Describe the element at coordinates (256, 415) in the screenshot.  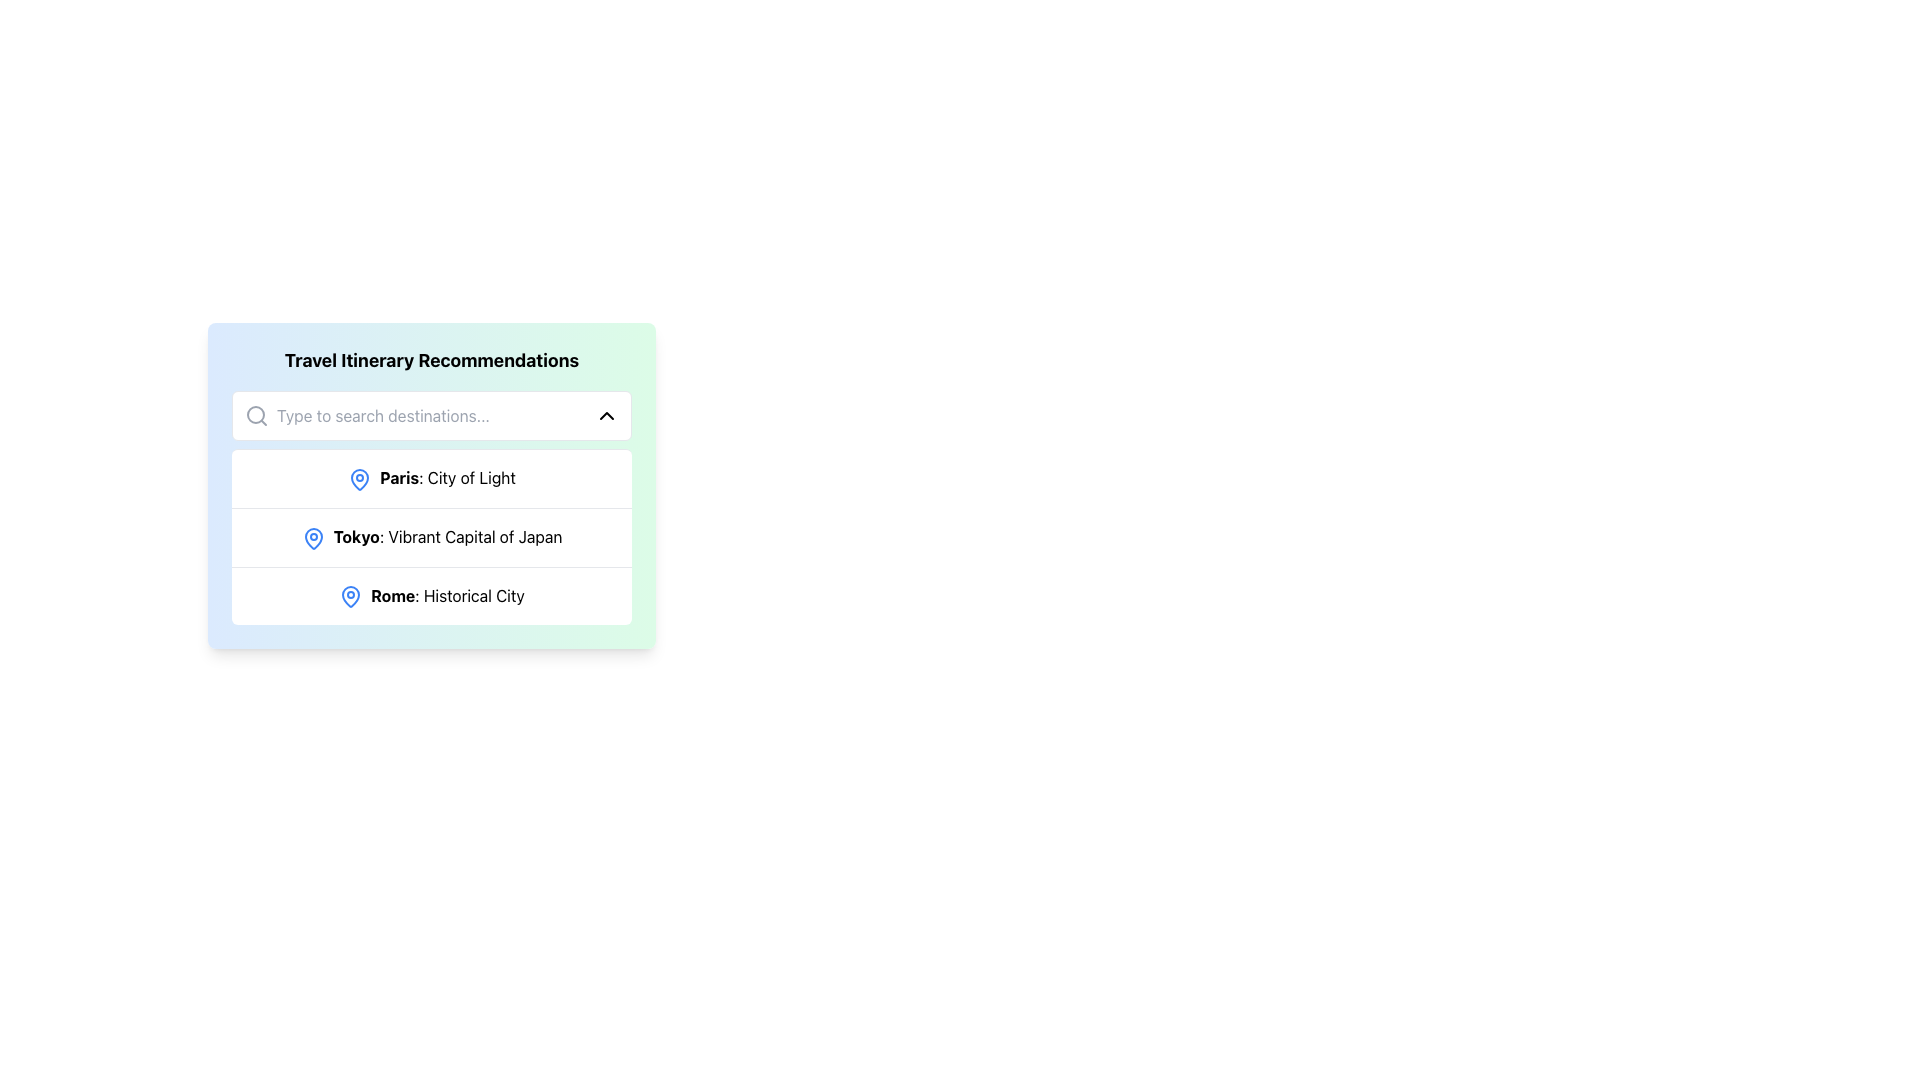
I see `the visual indicator icon located on the left side of the search bar within the 'Travel Itinerary Recommendations' card, which suggests the functionality of the search input field` at that location.